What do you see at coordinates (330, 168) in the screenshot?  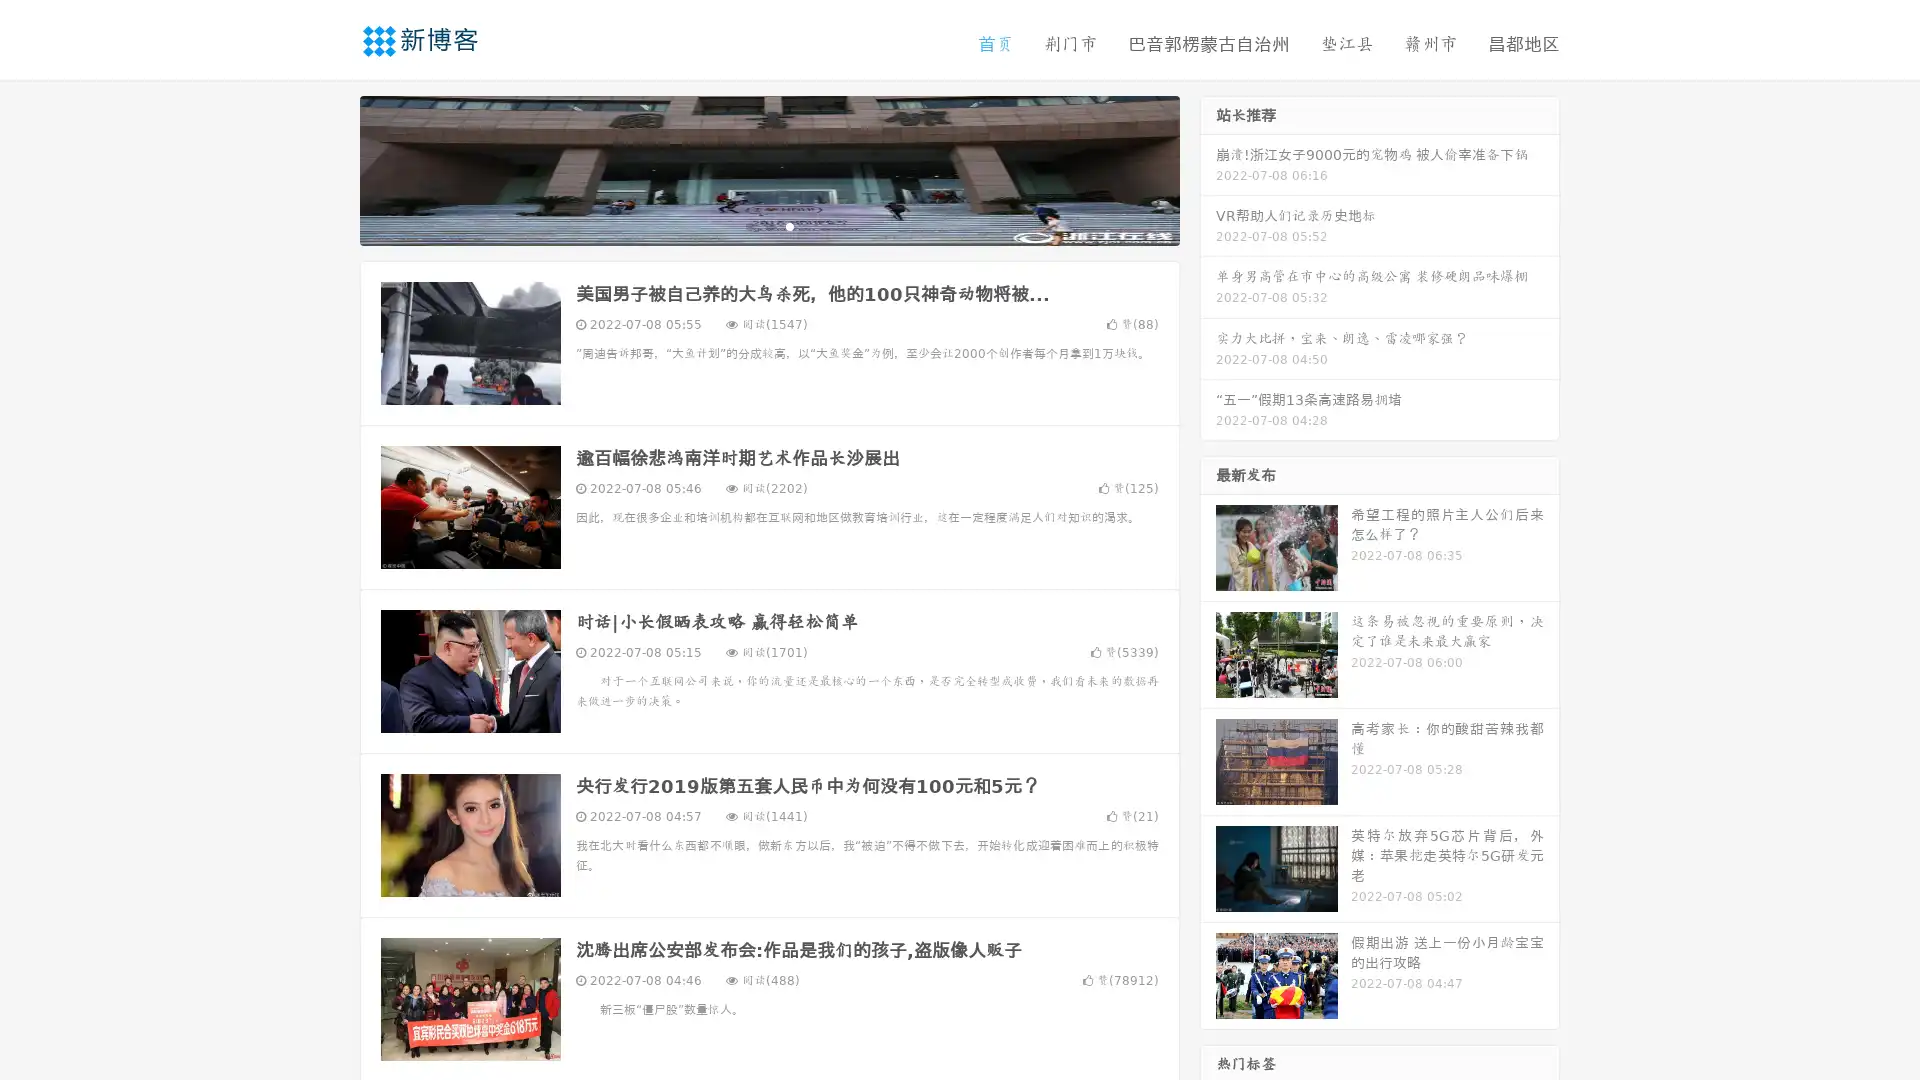 I see `Previous slide` at bounding box center [330, 168].